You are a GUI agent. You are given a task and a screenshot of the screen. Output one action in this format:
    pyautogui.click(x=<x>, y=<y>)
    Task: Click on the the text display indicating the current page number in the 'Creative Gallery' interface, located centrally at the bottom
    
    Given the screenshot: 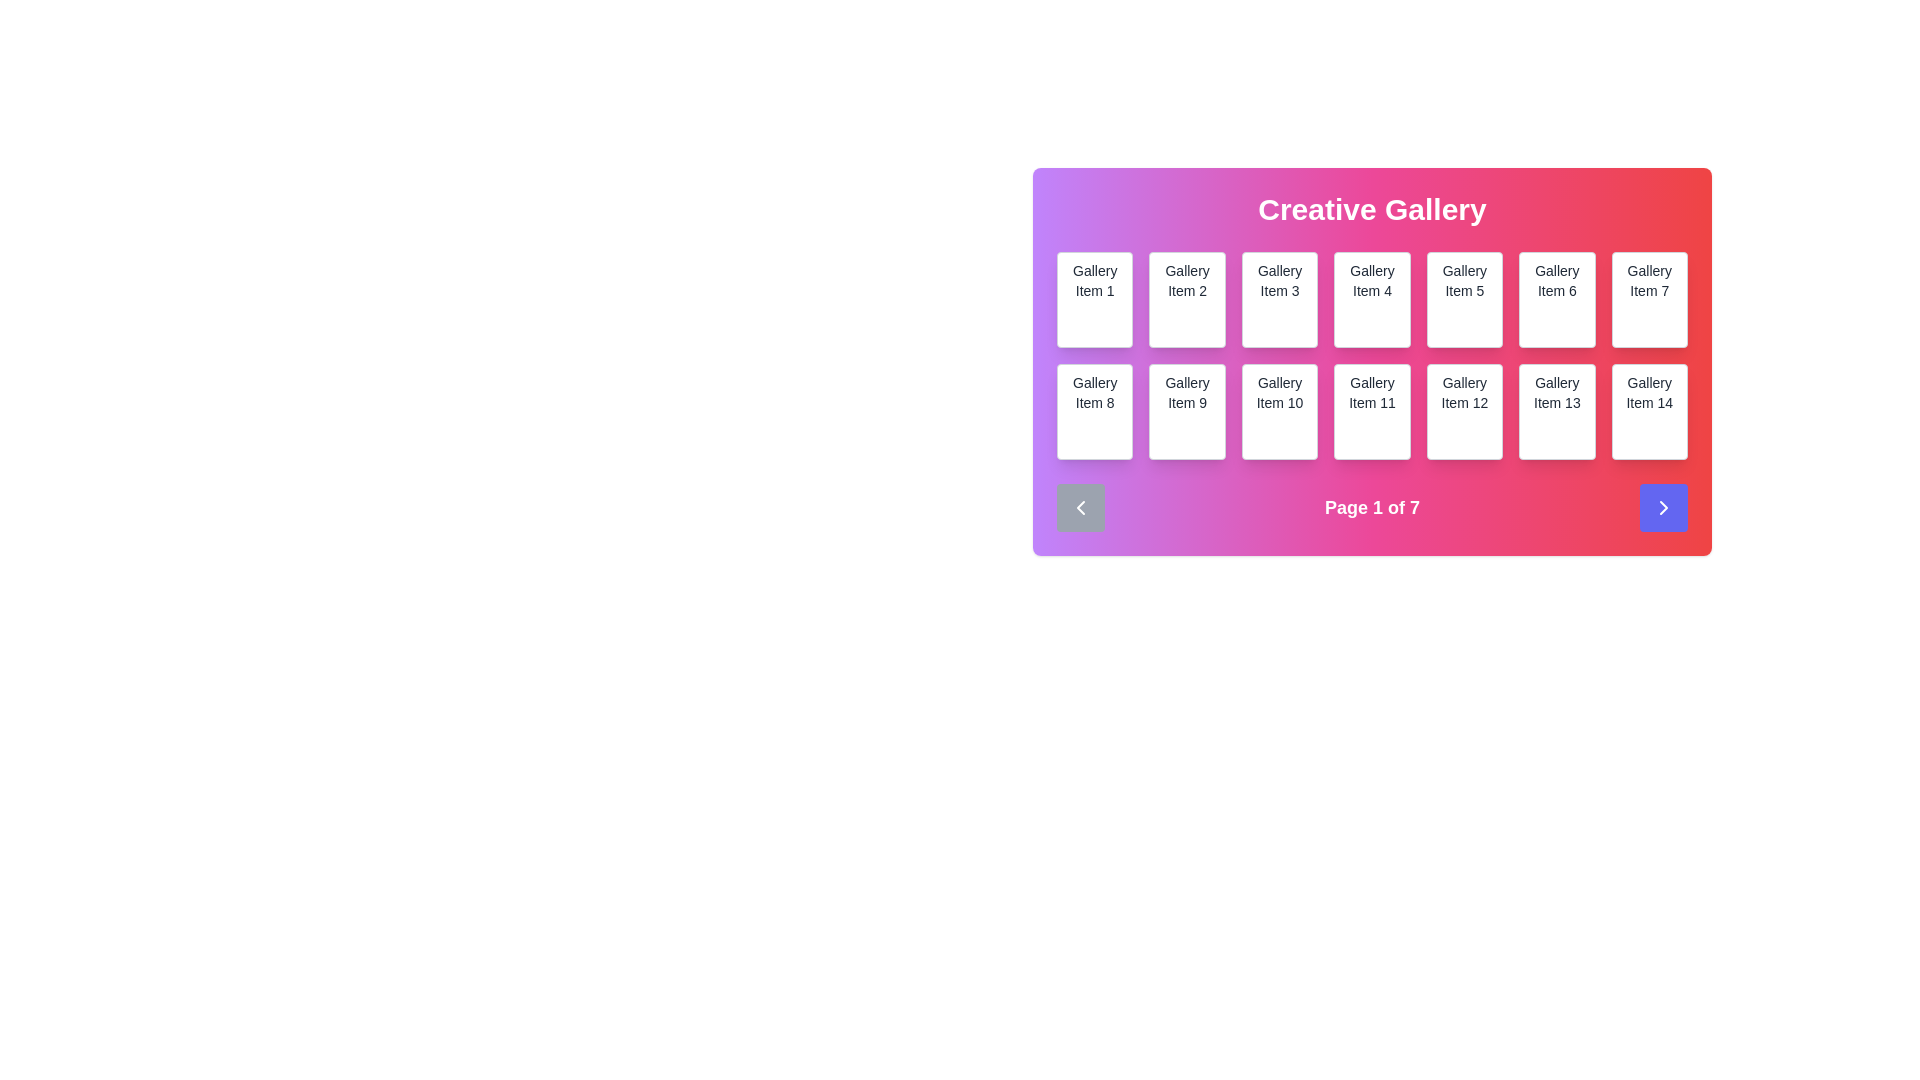 What is the action you would take?
    pyautogui.click(x=1371, y=507)
    